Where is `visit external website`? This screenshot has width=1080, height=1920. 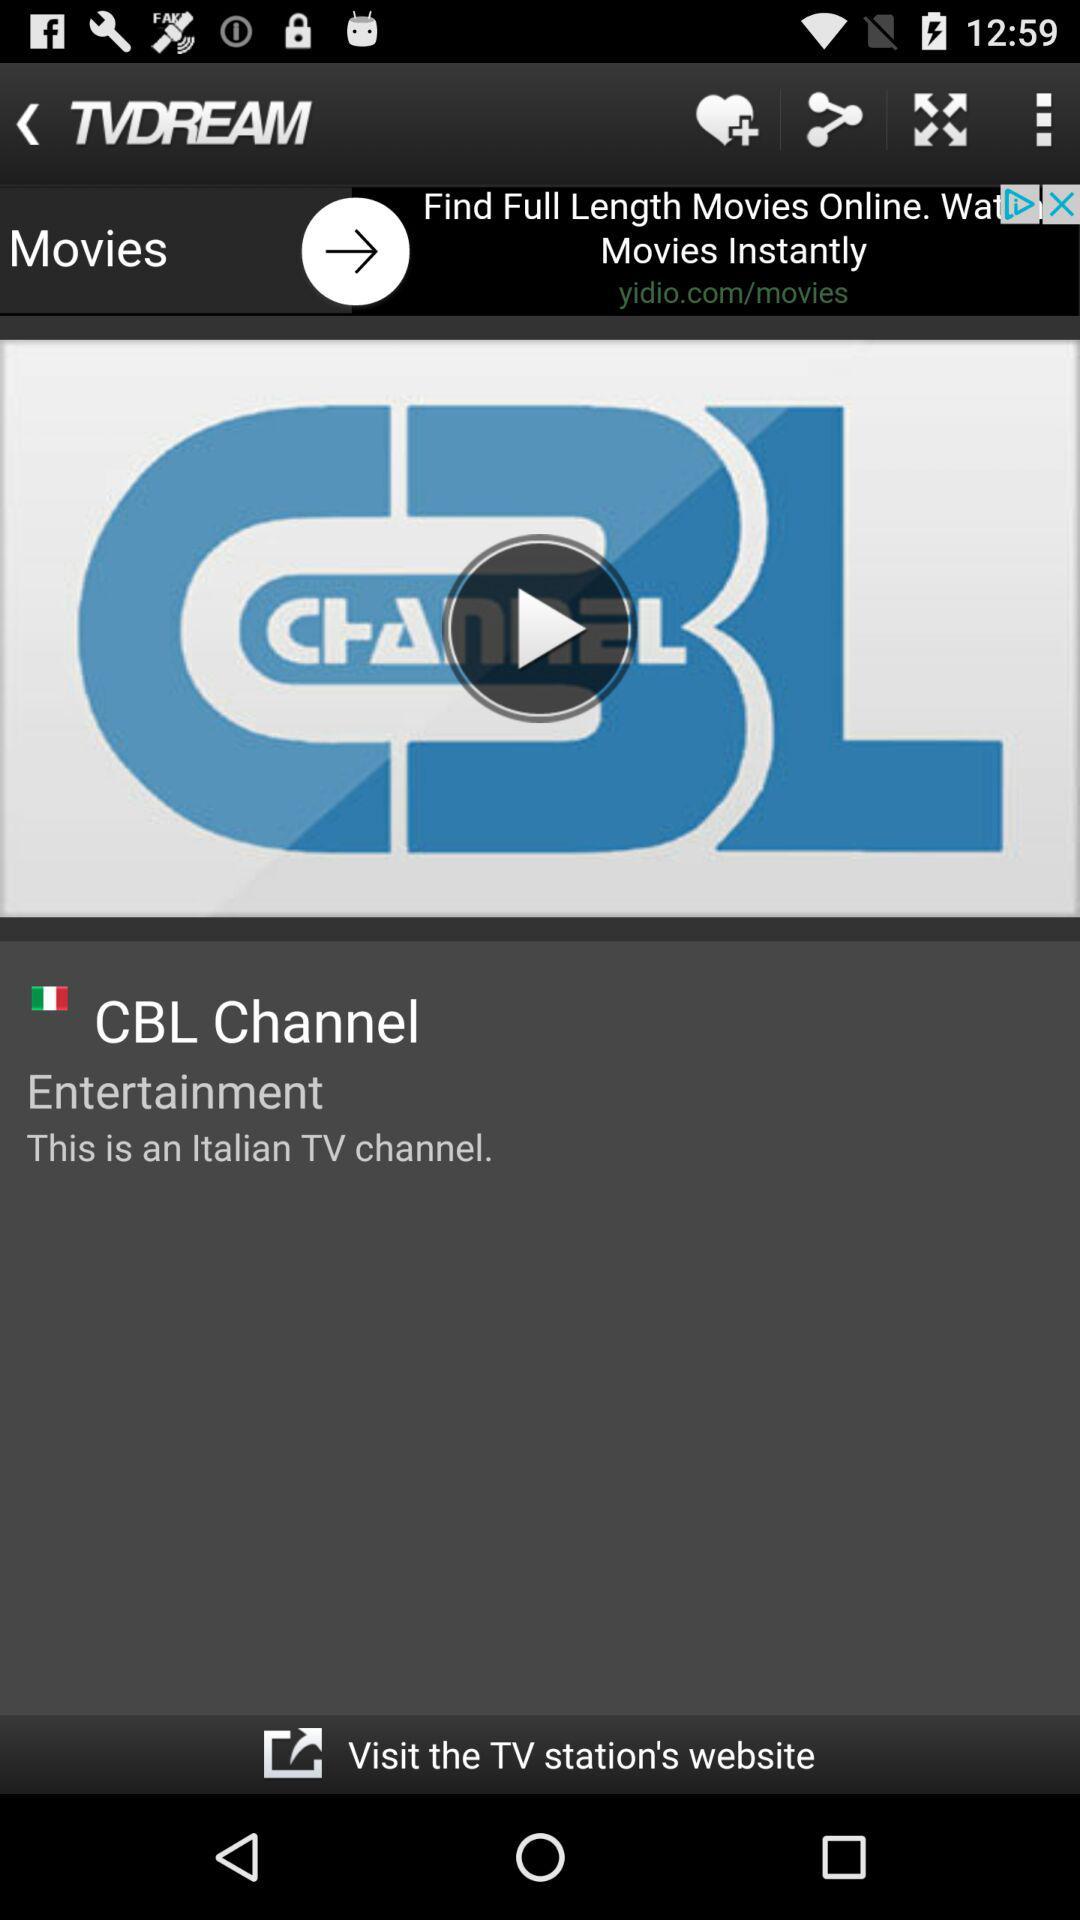
visit external website is located at coordinates (292, 1753).